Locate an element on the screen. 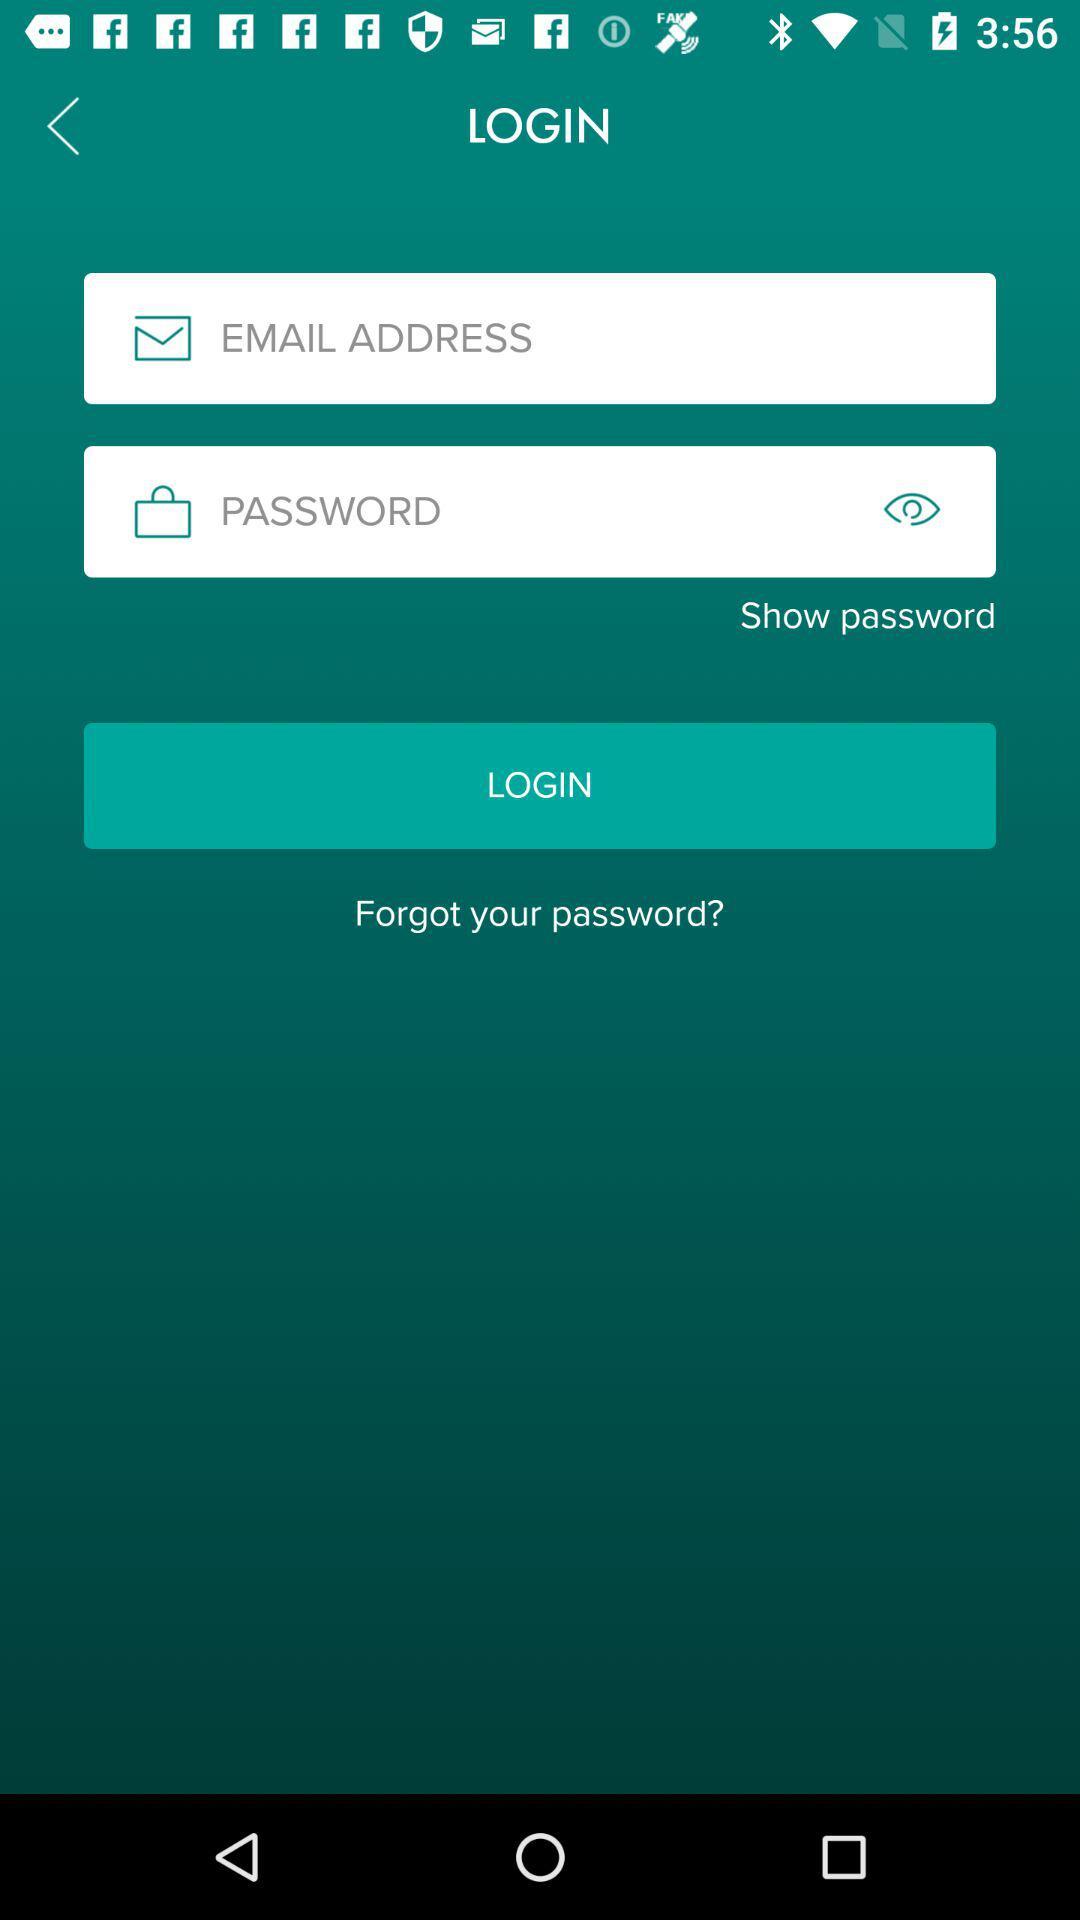  your password is located at coordinates (540, 511).